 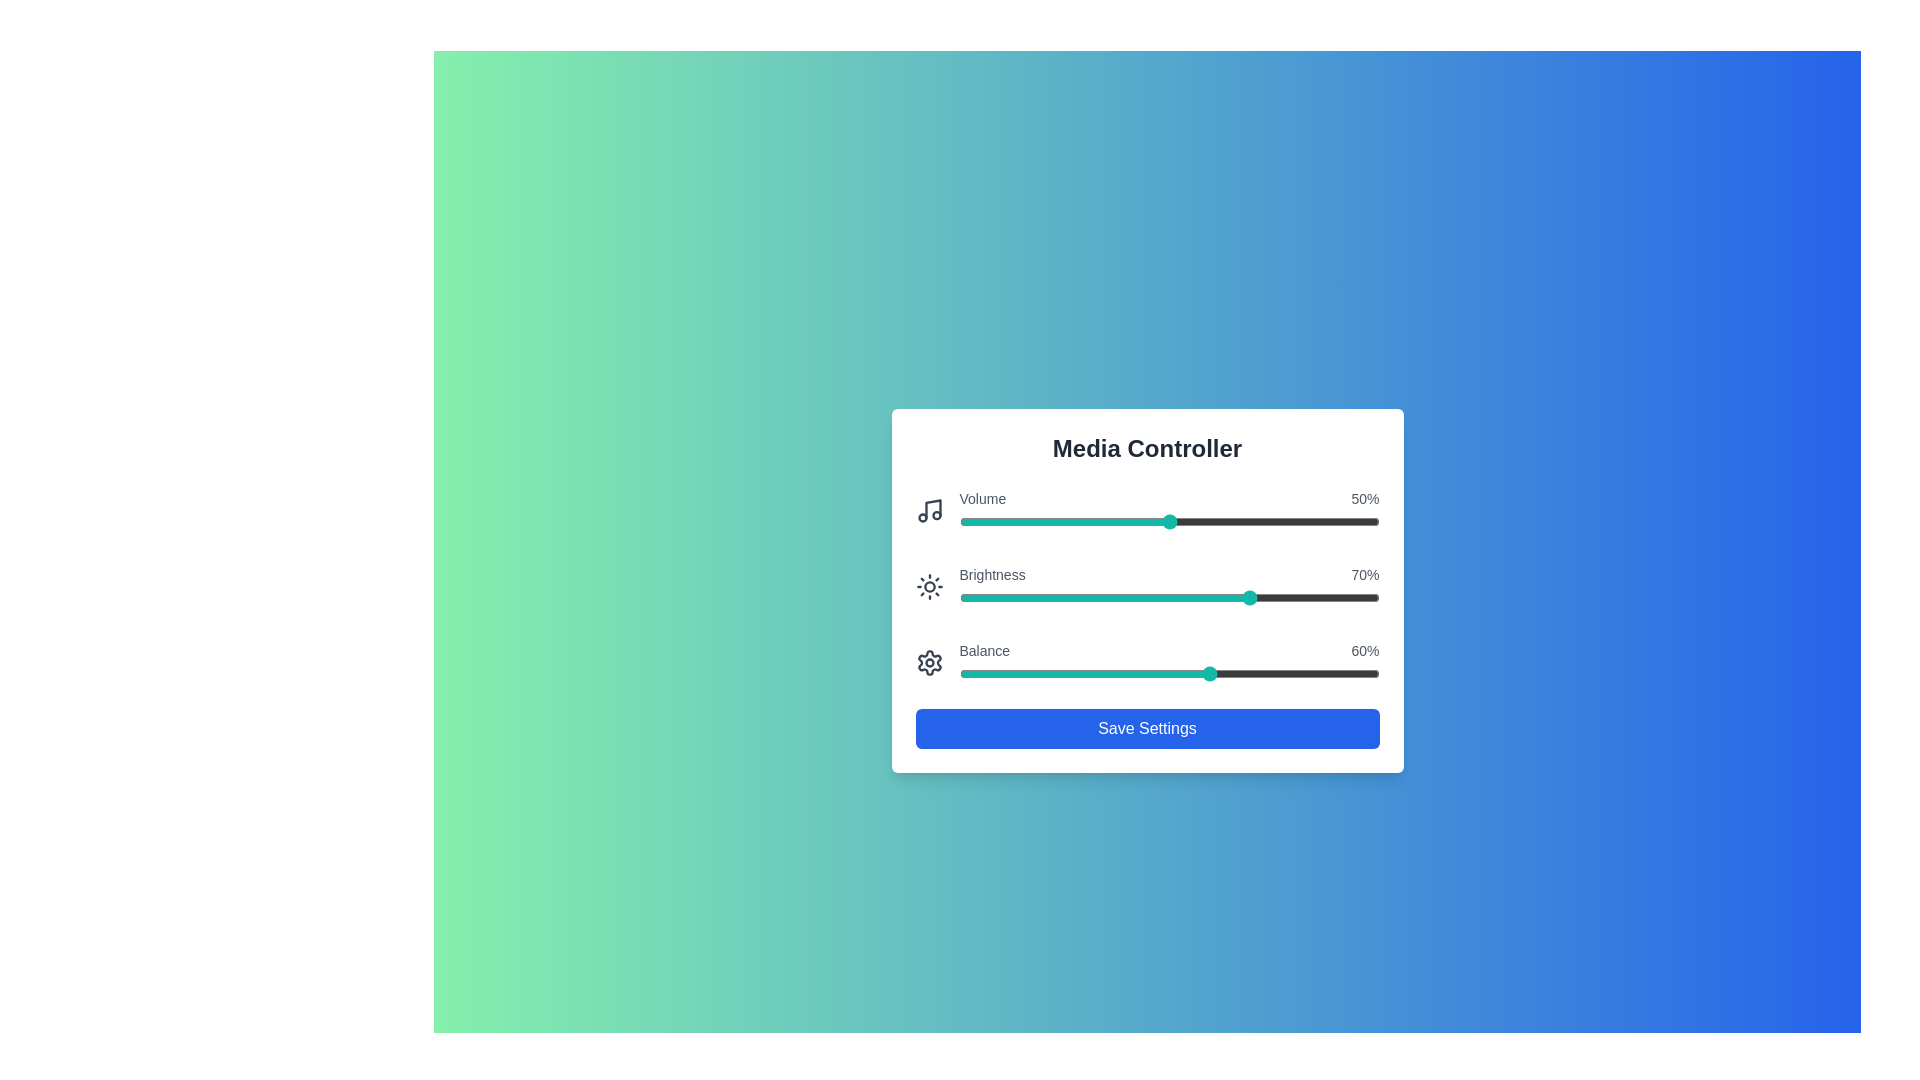 What do you see at coordinates (1026, 674) in the screenshot?
I see `the balance slider handle to set the balance to 16%` at bounding box center [1026, 674].